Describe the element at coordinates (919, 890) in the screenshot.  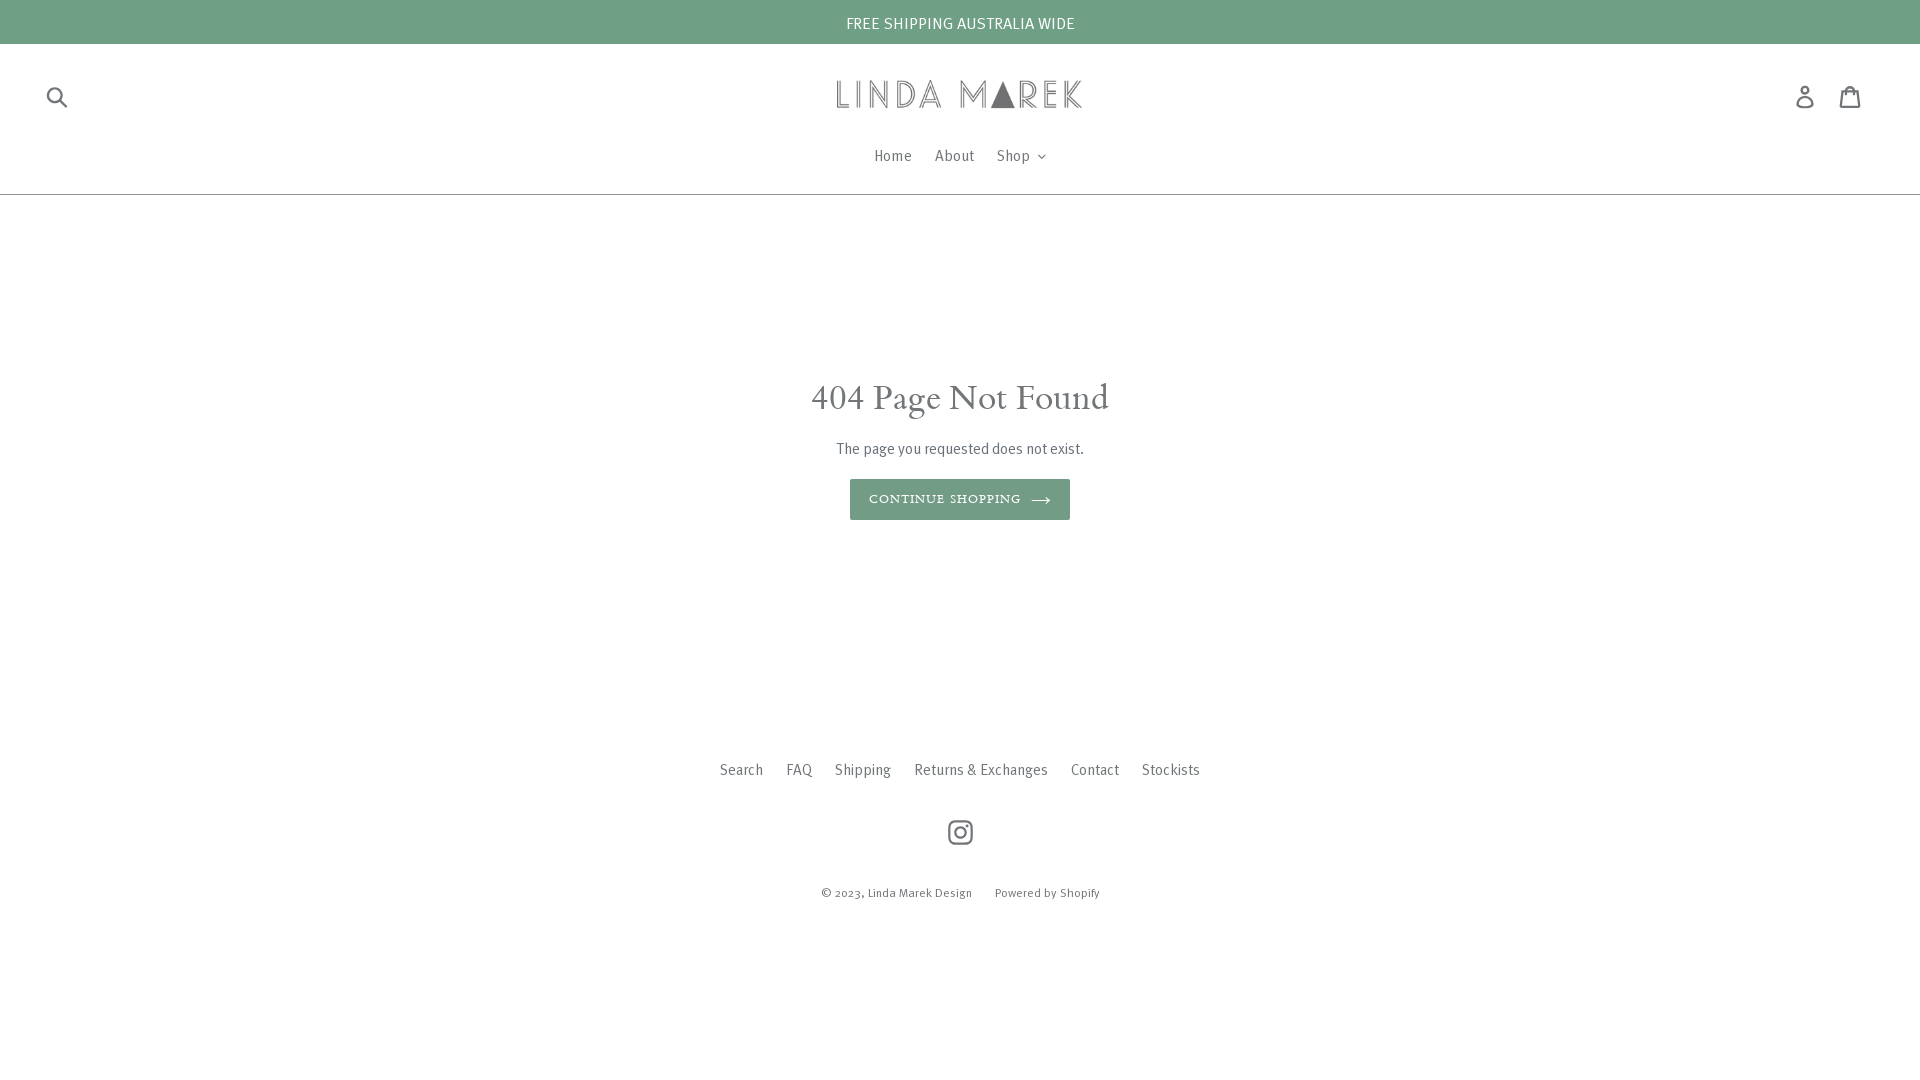
I see `'Linda Marek Design'` at that location.